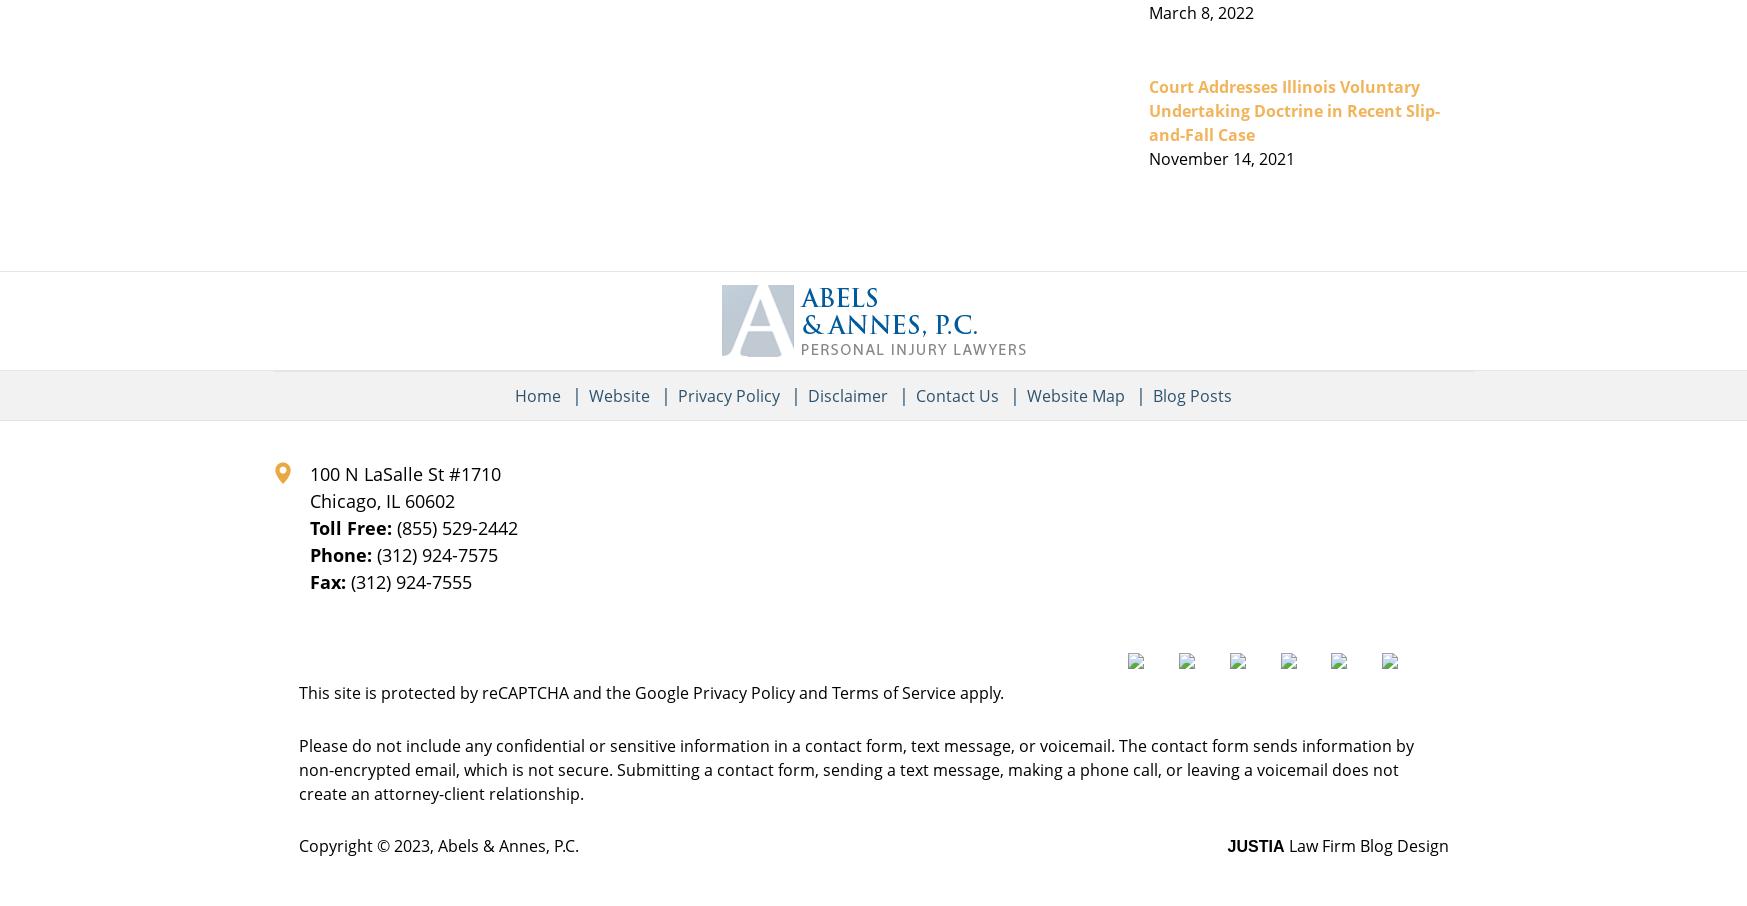 The width and height of the screenshot is (1747, 906). Describe the element at coordinates (404, 500) in the screenshot. I see `'60602'` at that location.